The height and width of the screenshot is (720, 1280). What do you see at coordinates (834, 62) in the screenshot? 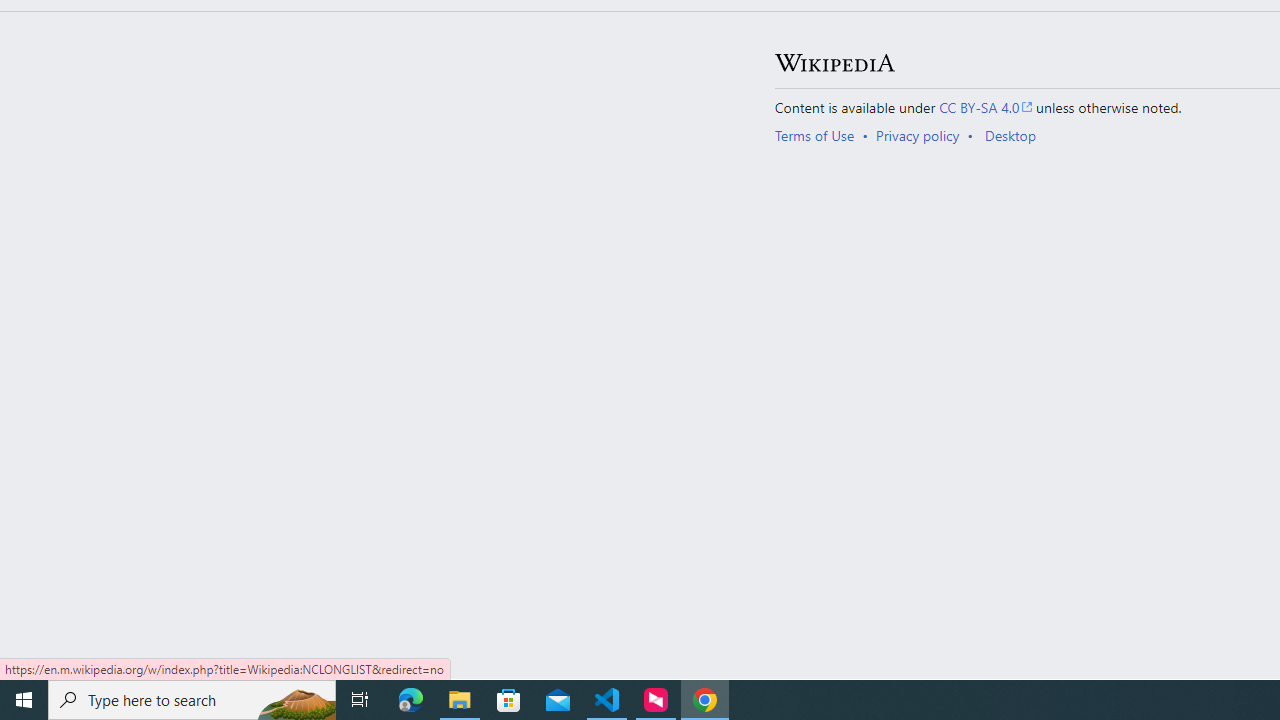
I see `'Wikipedia'` at bounding box center [834, 62].